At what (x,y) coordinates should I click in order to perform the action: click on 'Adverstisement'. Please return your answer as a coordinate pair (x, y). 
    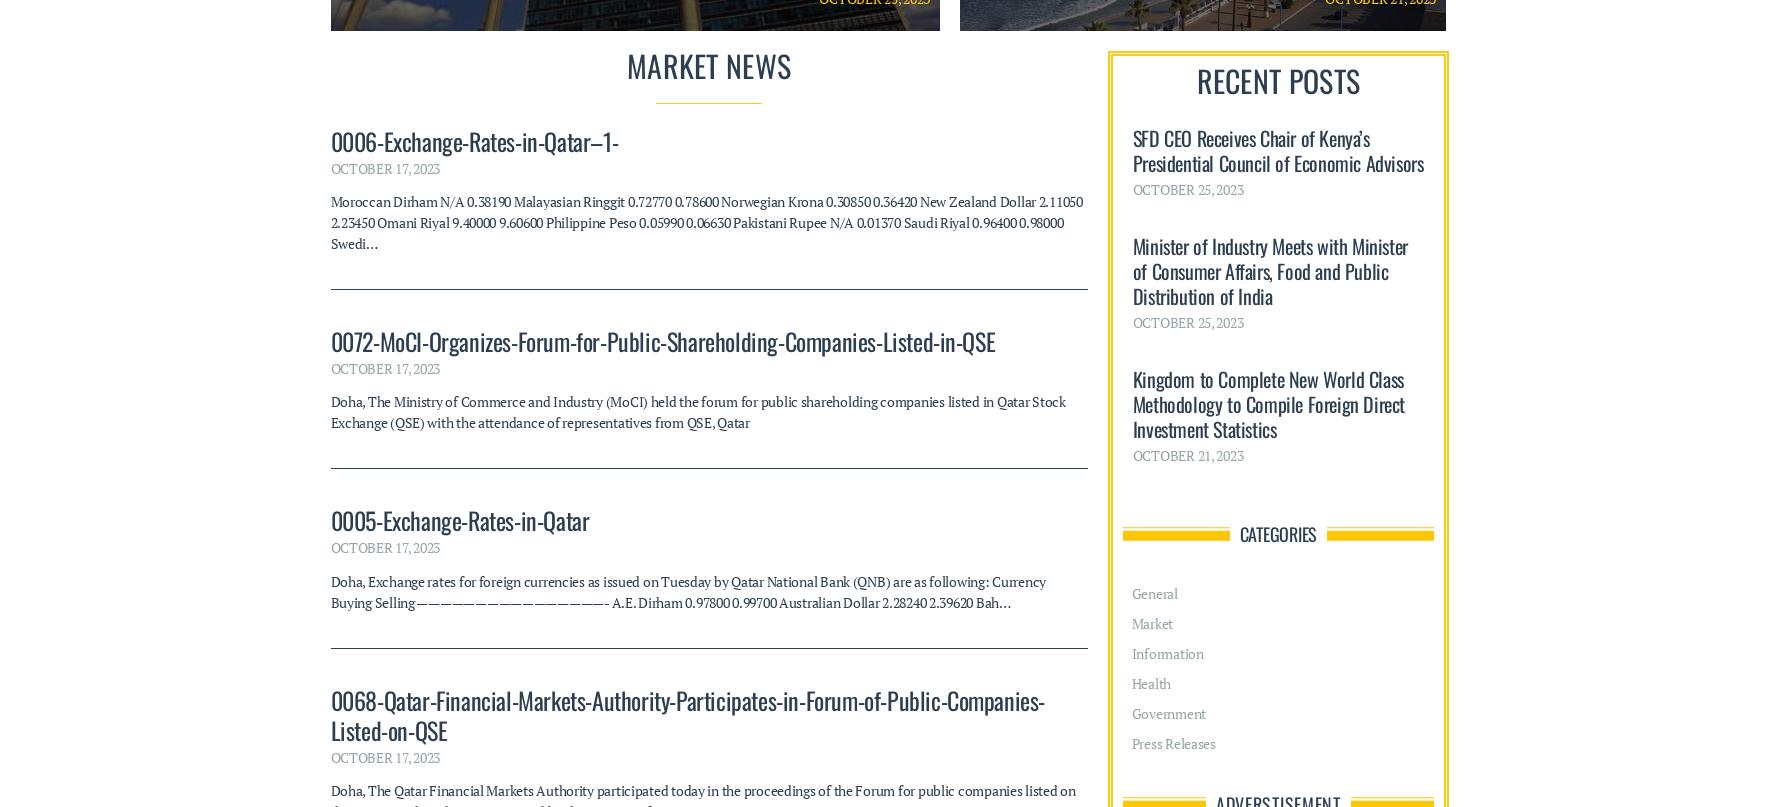
    Looking at the image, I should click on (1276, 412).